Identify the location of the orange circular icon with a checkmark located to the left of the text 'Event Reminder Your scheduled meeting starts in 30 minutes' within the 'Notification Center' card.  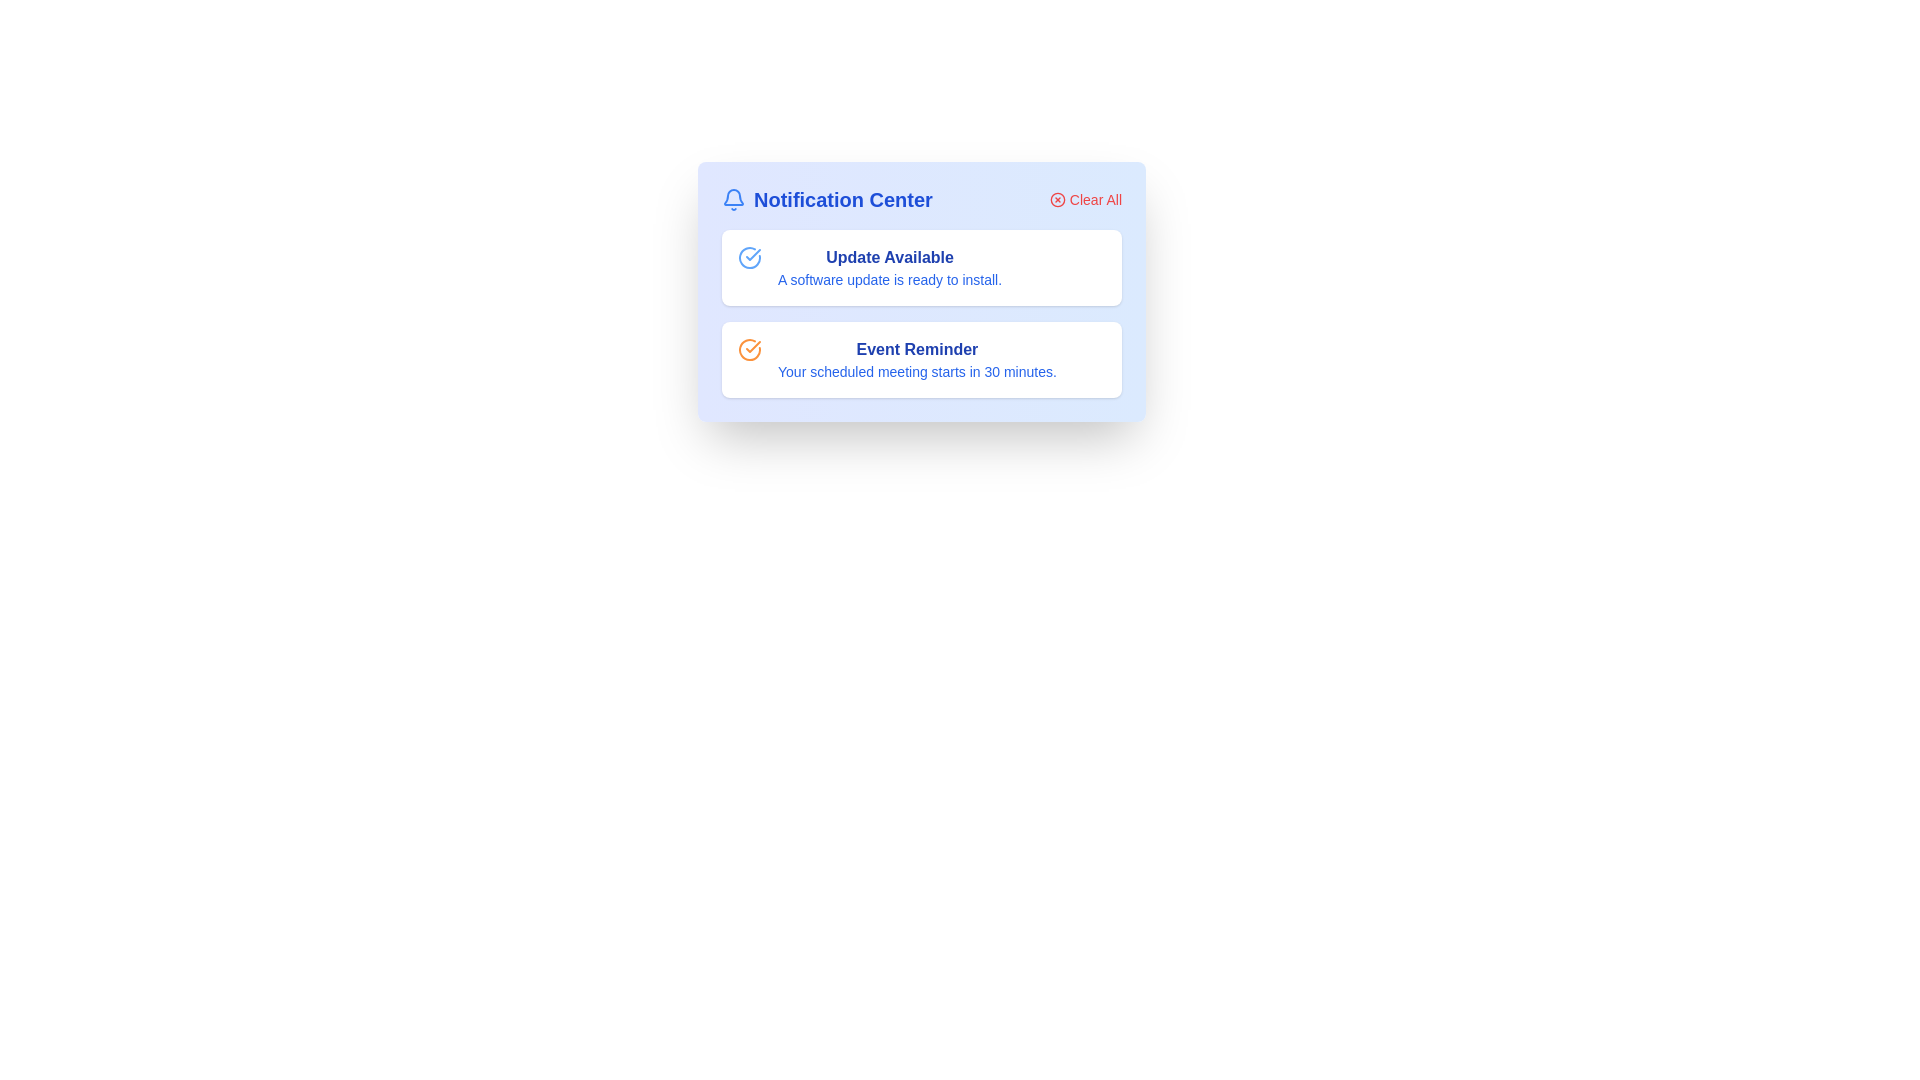
(748, 349).